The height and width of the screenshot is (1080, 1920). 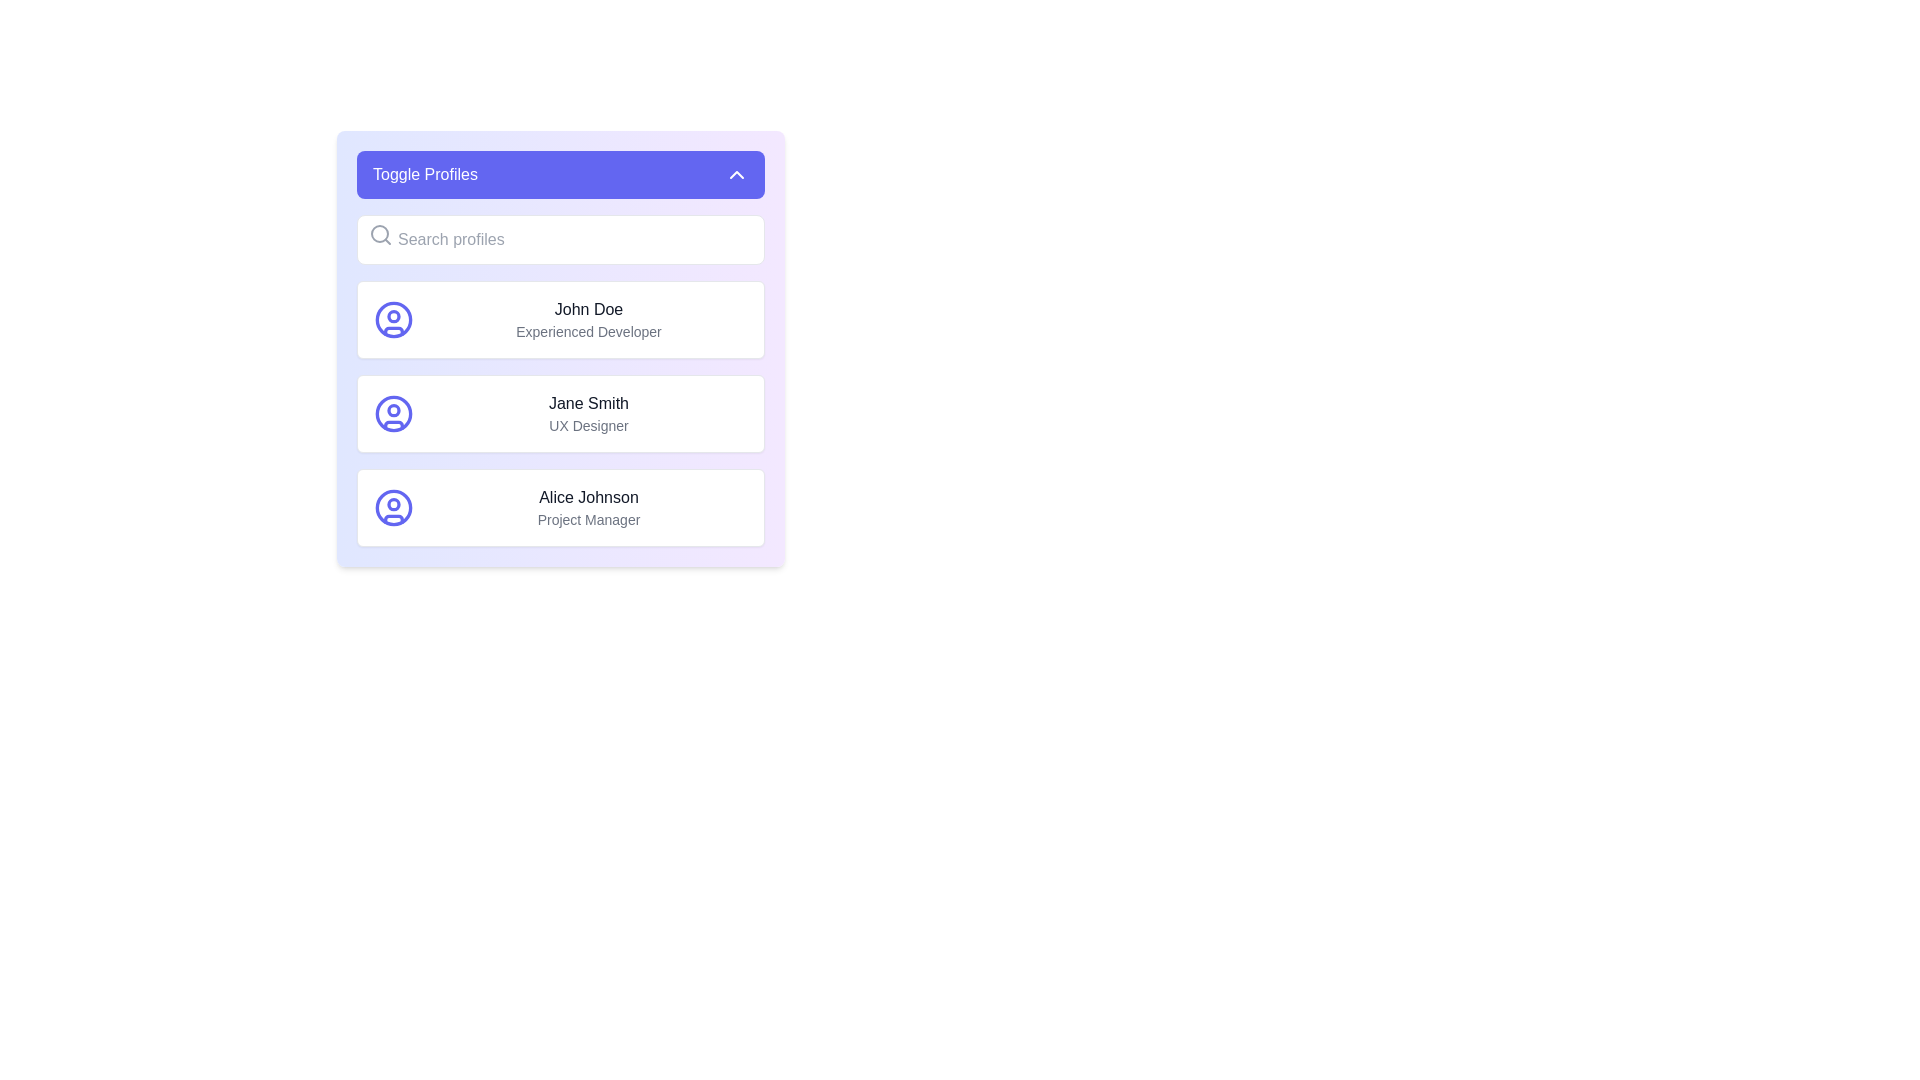 I want to click on the text label stating 'UX Designer' that is positioned below the name 'Jane Smith' within the profile card, so click(x=588, y=424).